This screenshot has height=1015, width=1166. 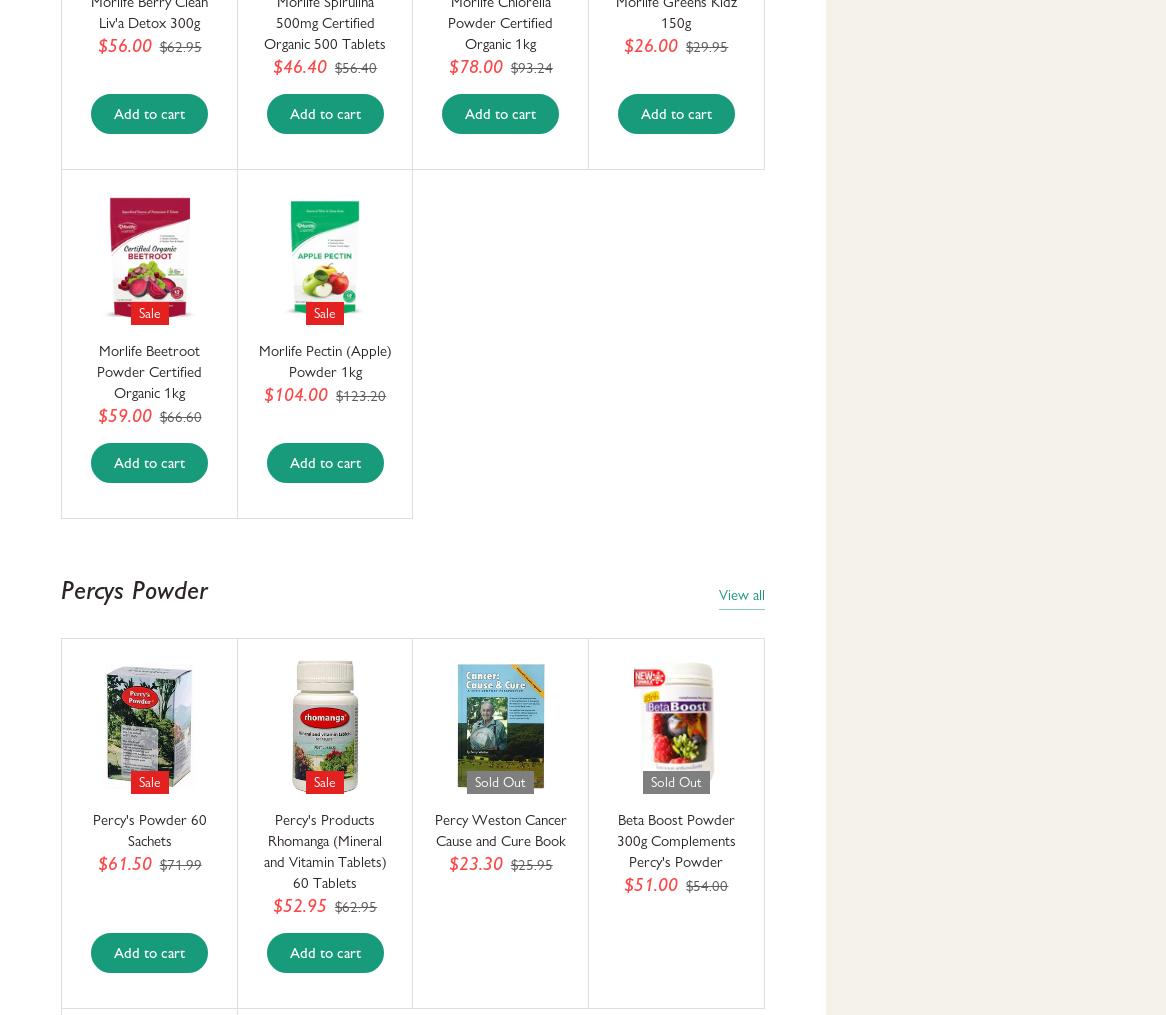 What do you see at coordinates (179, 864) in the screenshot?
I see `'$71.99'` at bounding box center [179, 864].